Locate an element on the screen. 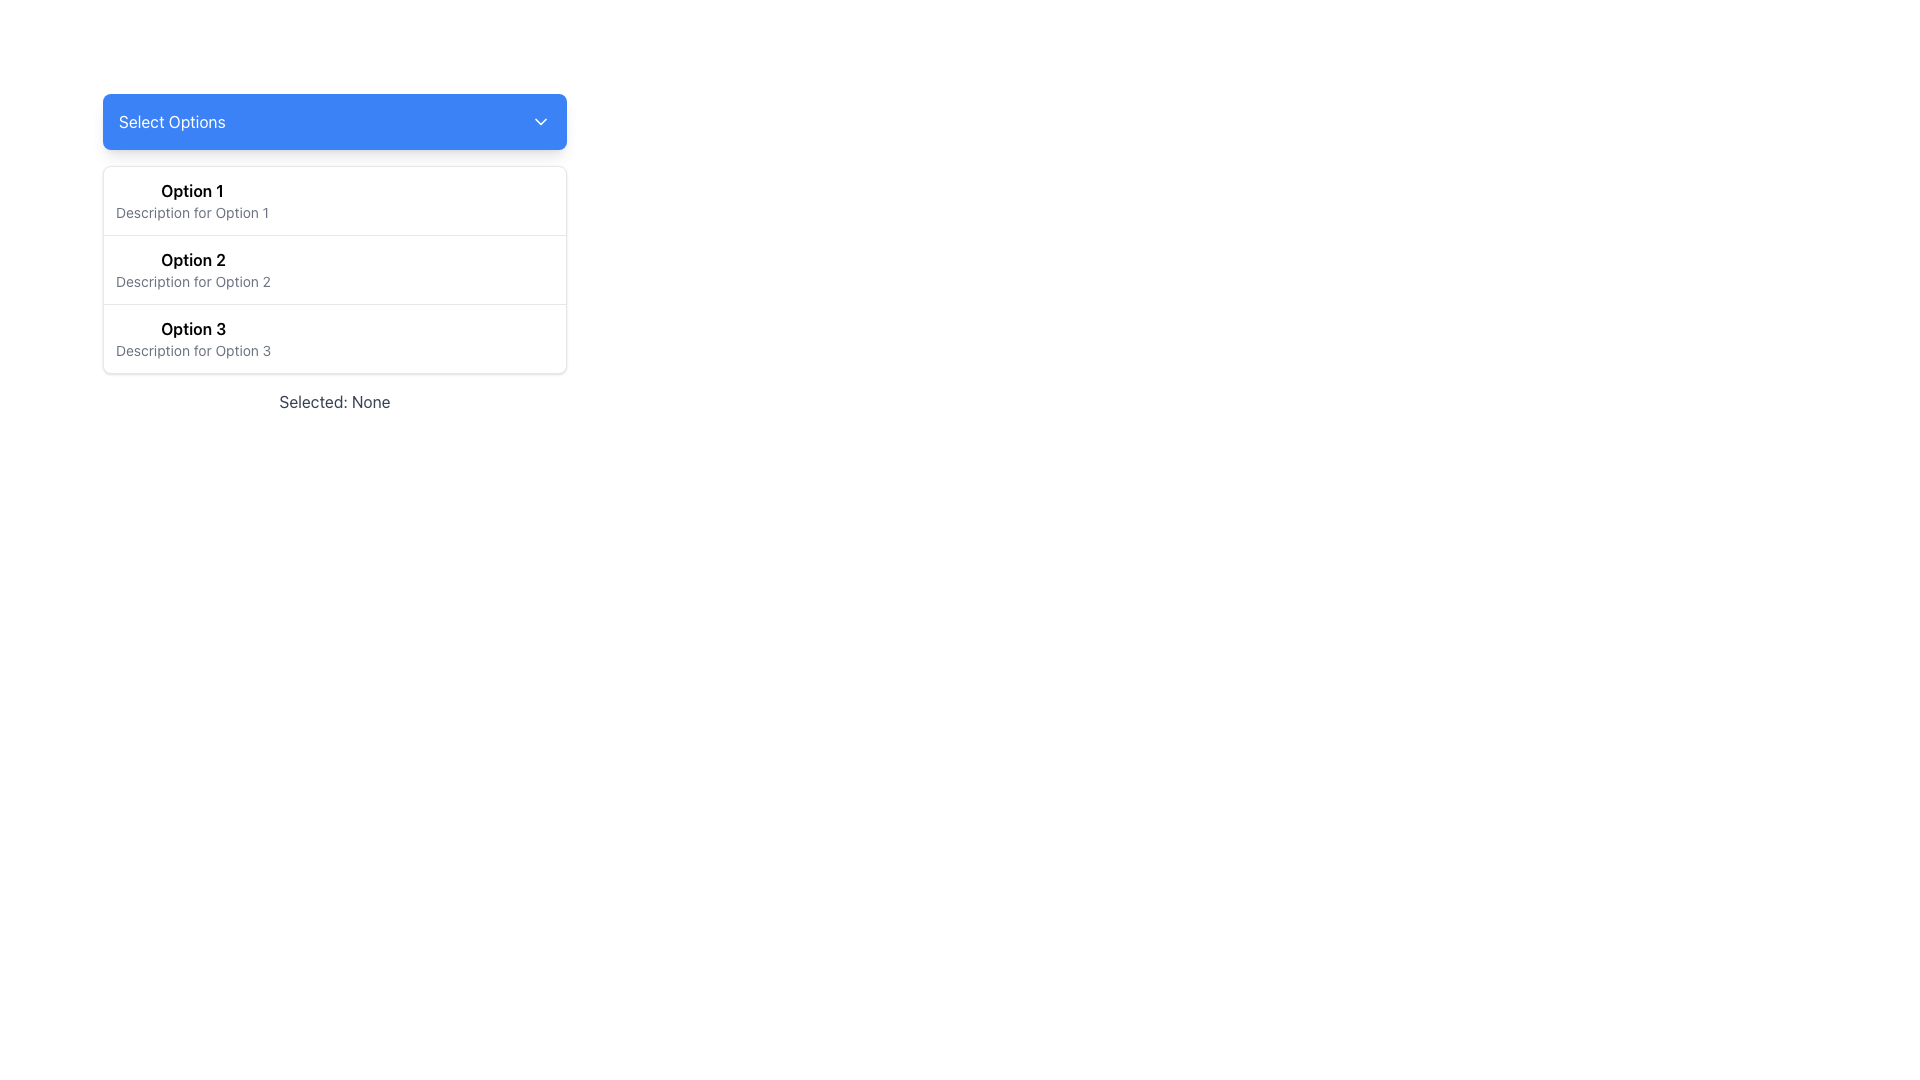  the first list item in the dropdown menu, which displays 'Option 1' in bold font and 'Description for Option 1' in smaller gray font is located at coordinates (192, 200).